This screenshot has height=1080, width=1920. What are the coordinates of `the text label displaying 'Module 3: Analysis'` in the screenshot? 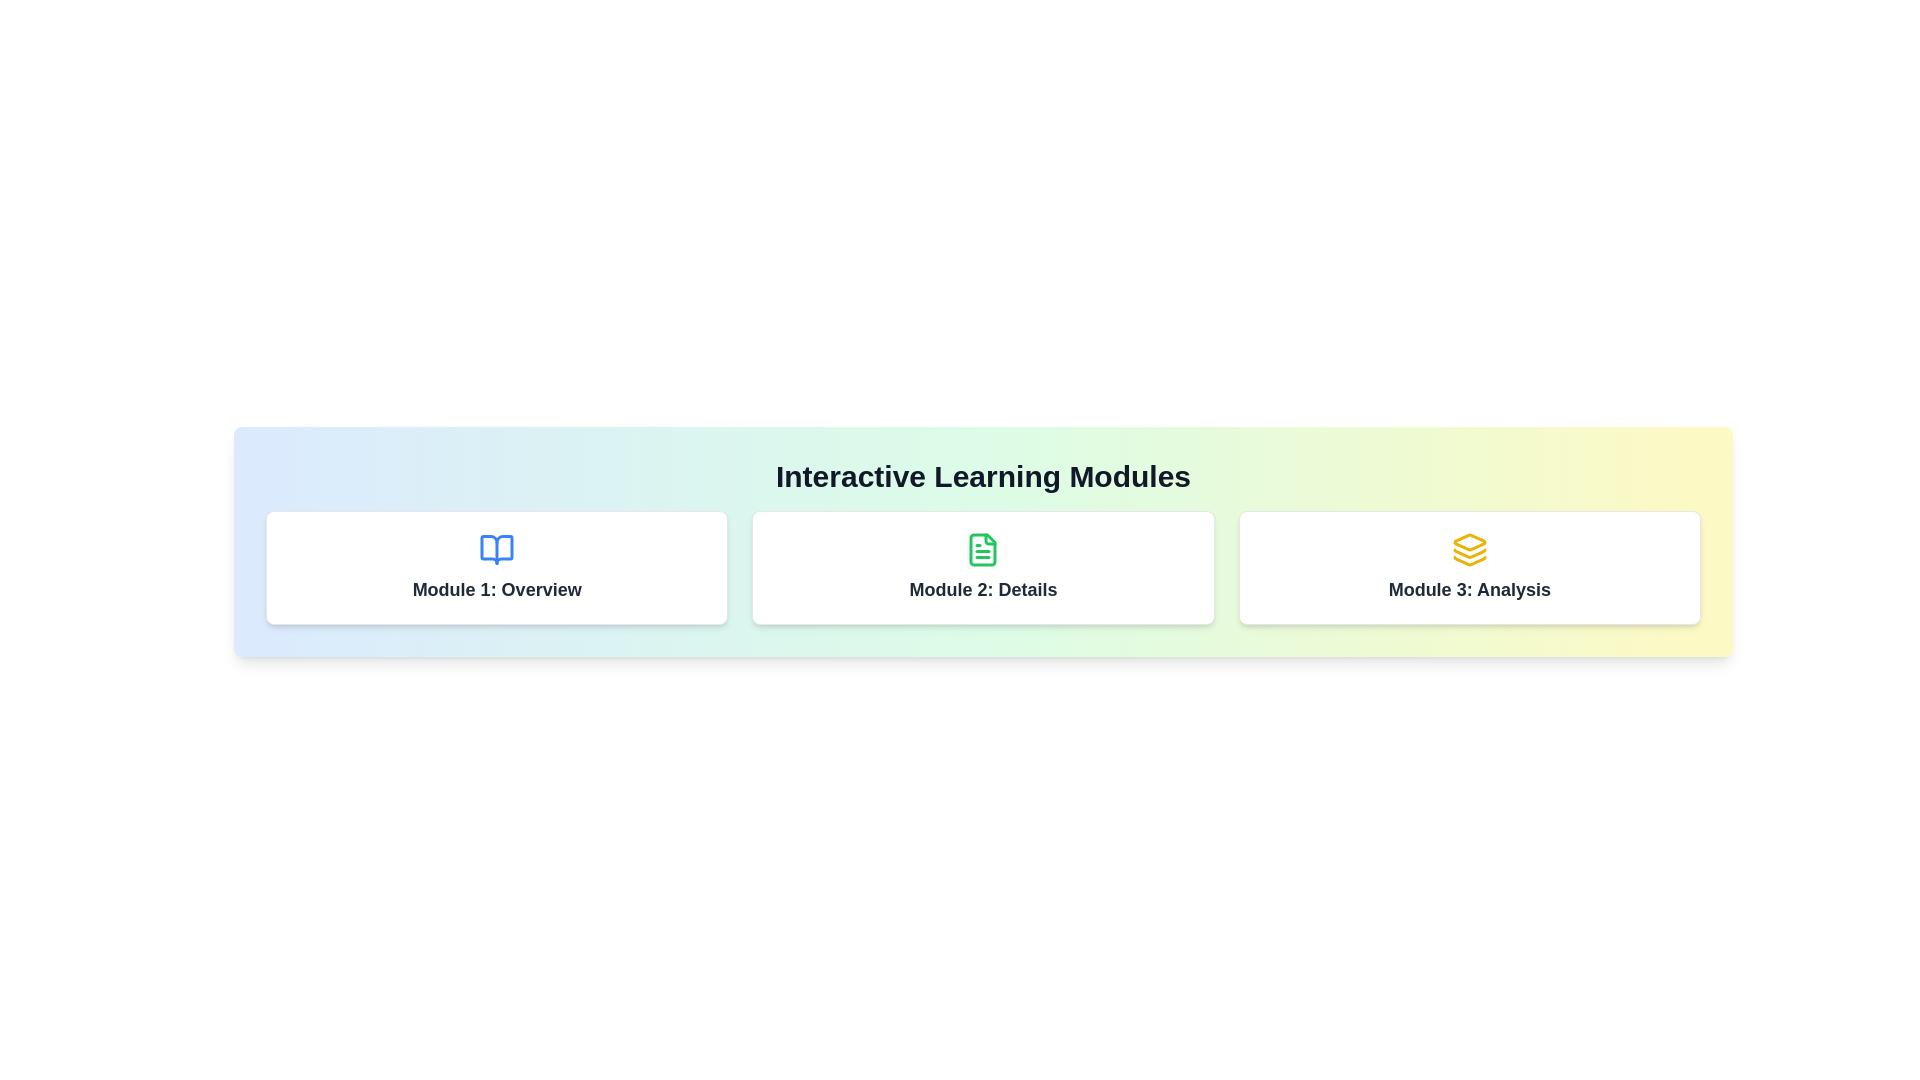 It's located at (1469, 589).